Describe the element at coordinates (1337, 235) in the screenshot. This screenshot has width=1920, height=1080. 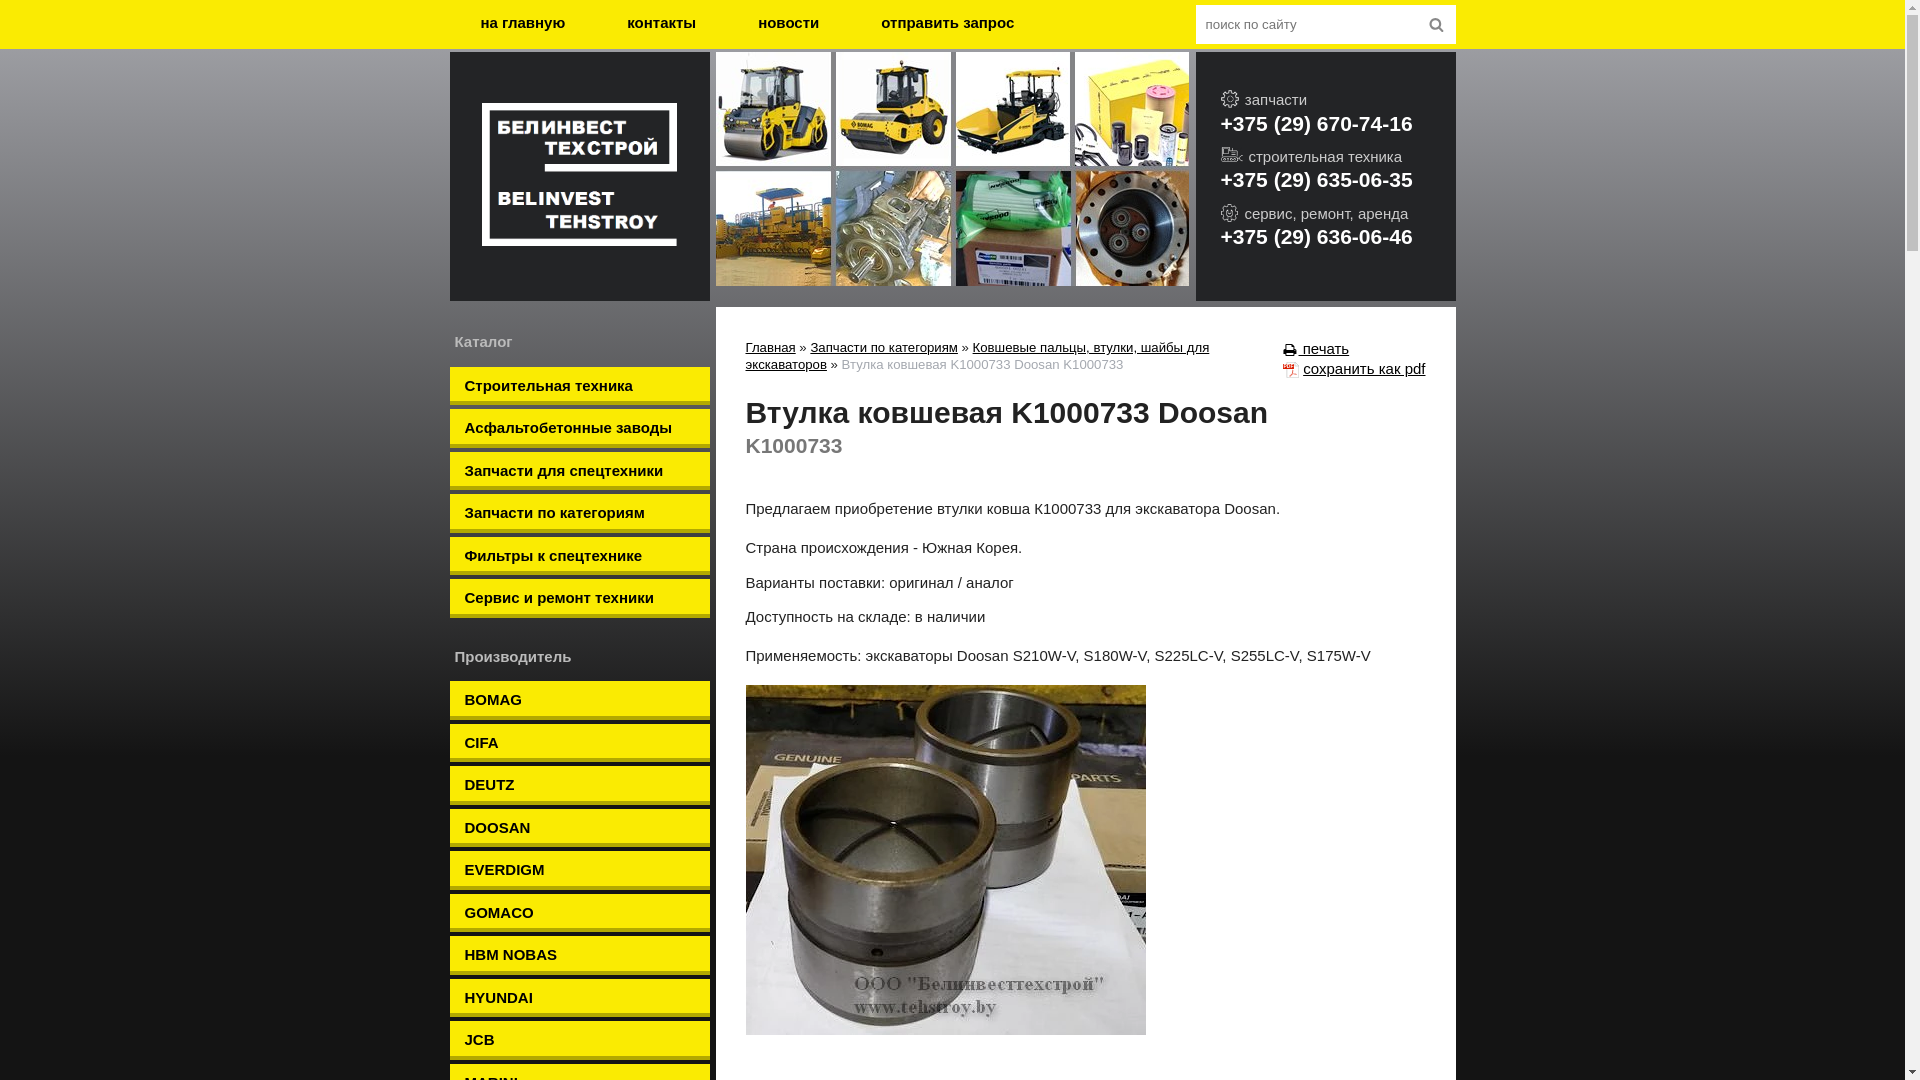
I see `'+375 (29) 636-06-46'` at that location.